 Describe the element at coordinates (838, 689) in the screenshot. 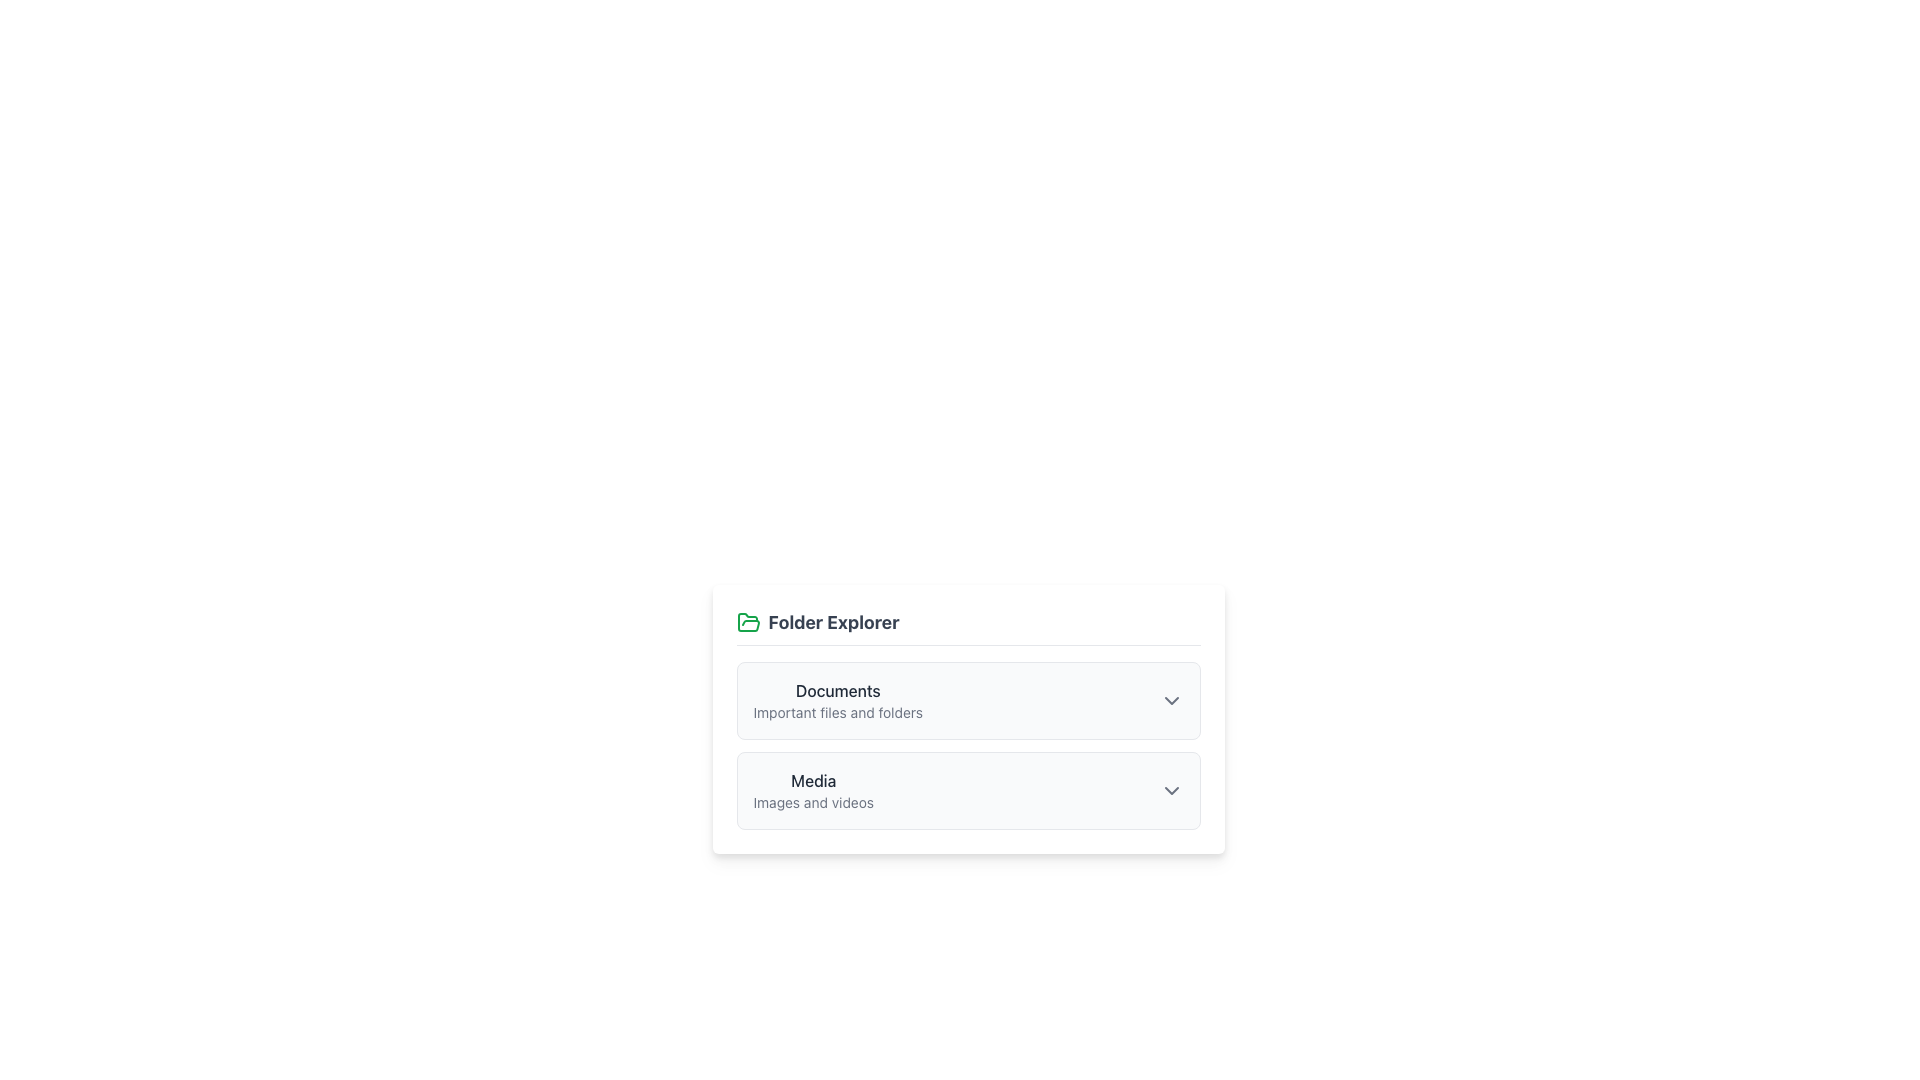

I see `the Text Label that reads 'Documents', which is styled with medium-weight font in dark gray color, located at the top-left corner of the section under 'Folder Explorer'` at that location.